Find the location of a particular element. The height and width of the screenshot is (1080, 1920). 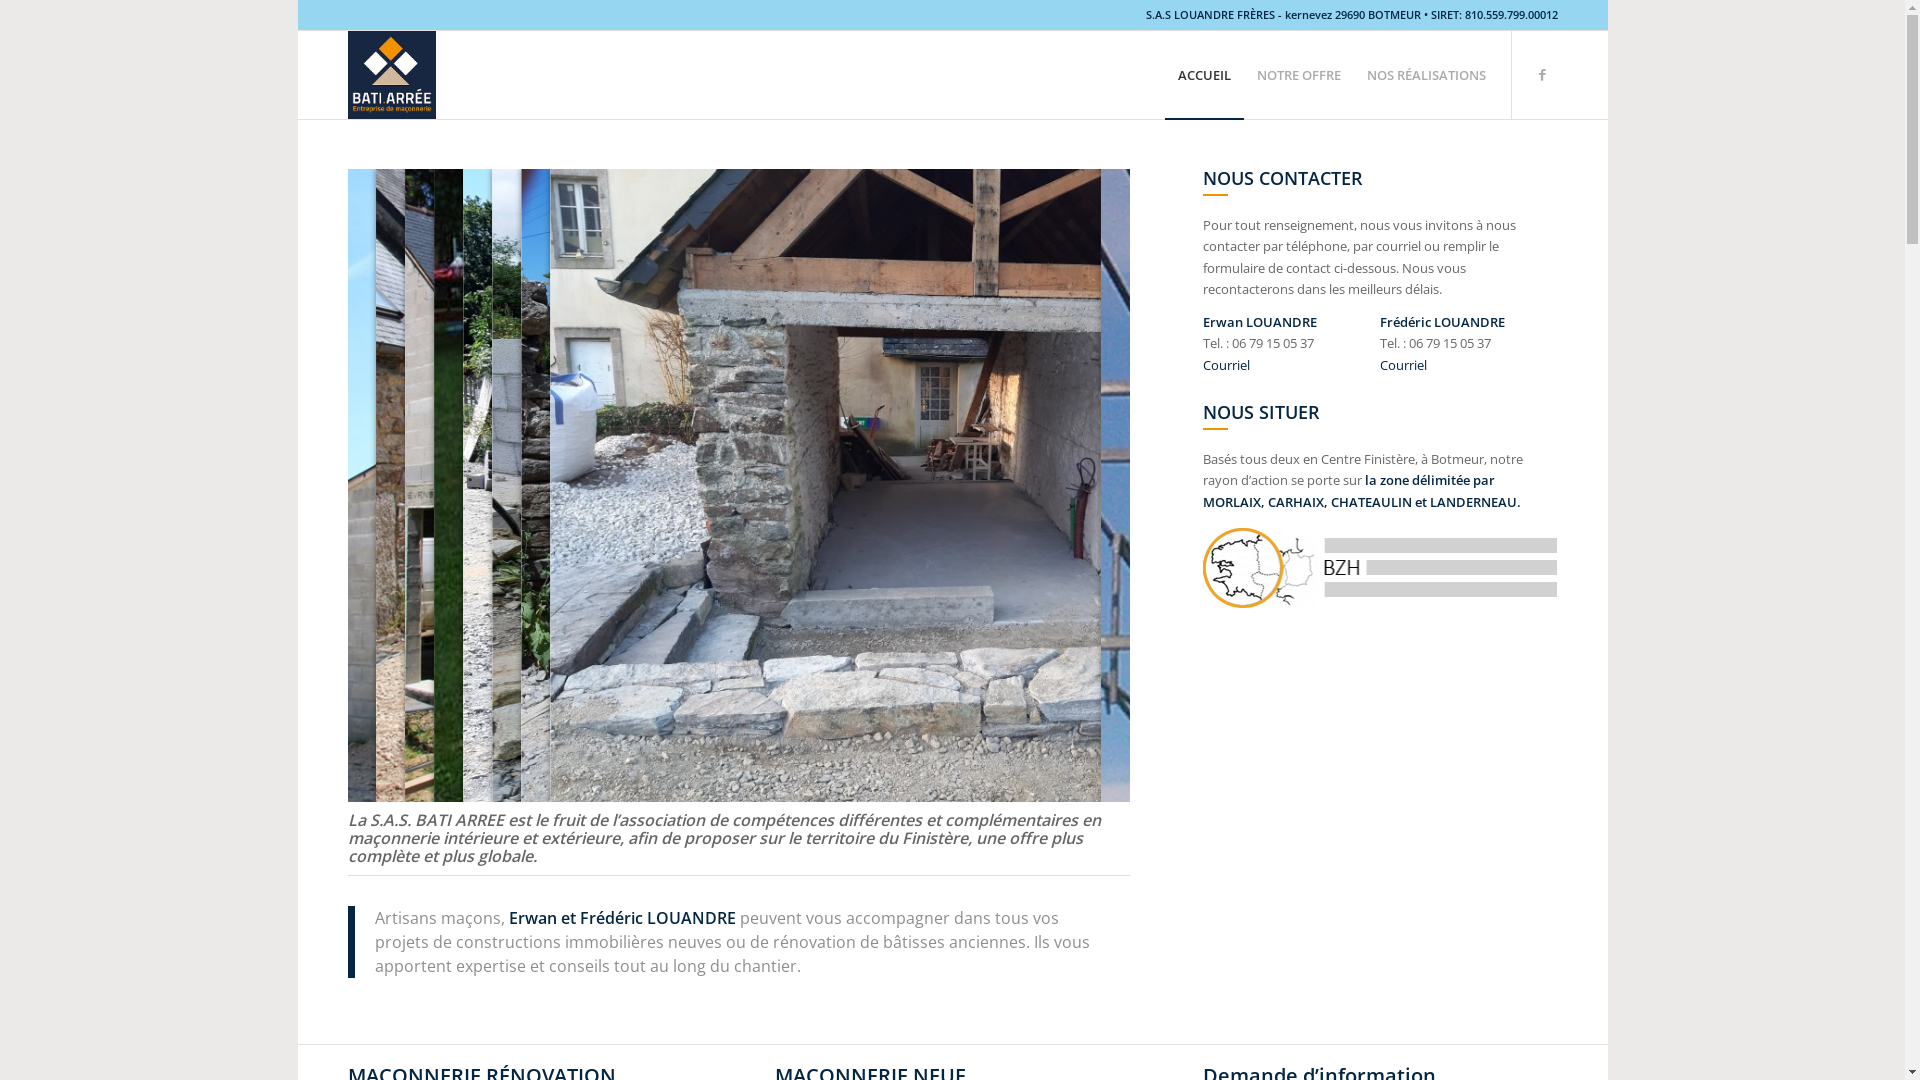

'Facebook' is located at coordinates (1541, 72).